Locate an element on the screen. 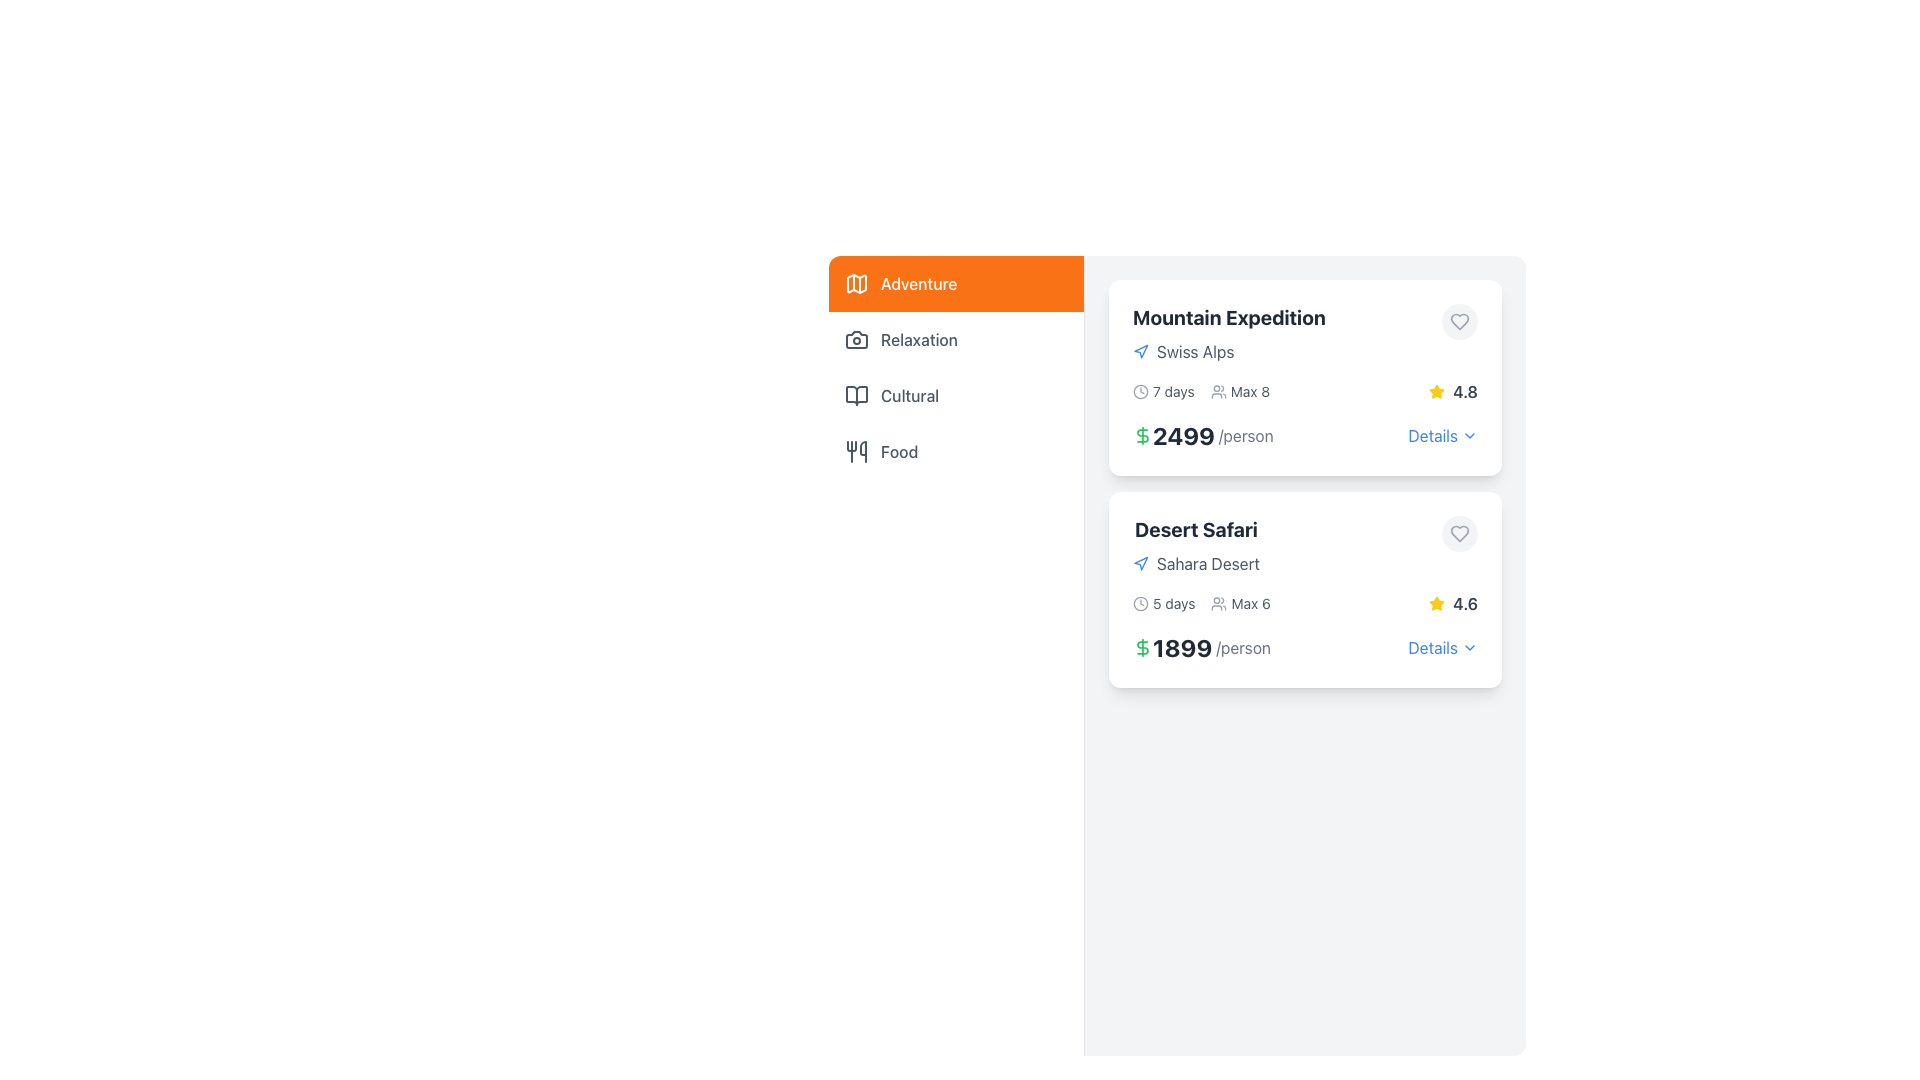 This screenshot has width=1920, height=1080. the 'Cultural' button located in the left navigation sidebar is located at coordinates (955, 396).